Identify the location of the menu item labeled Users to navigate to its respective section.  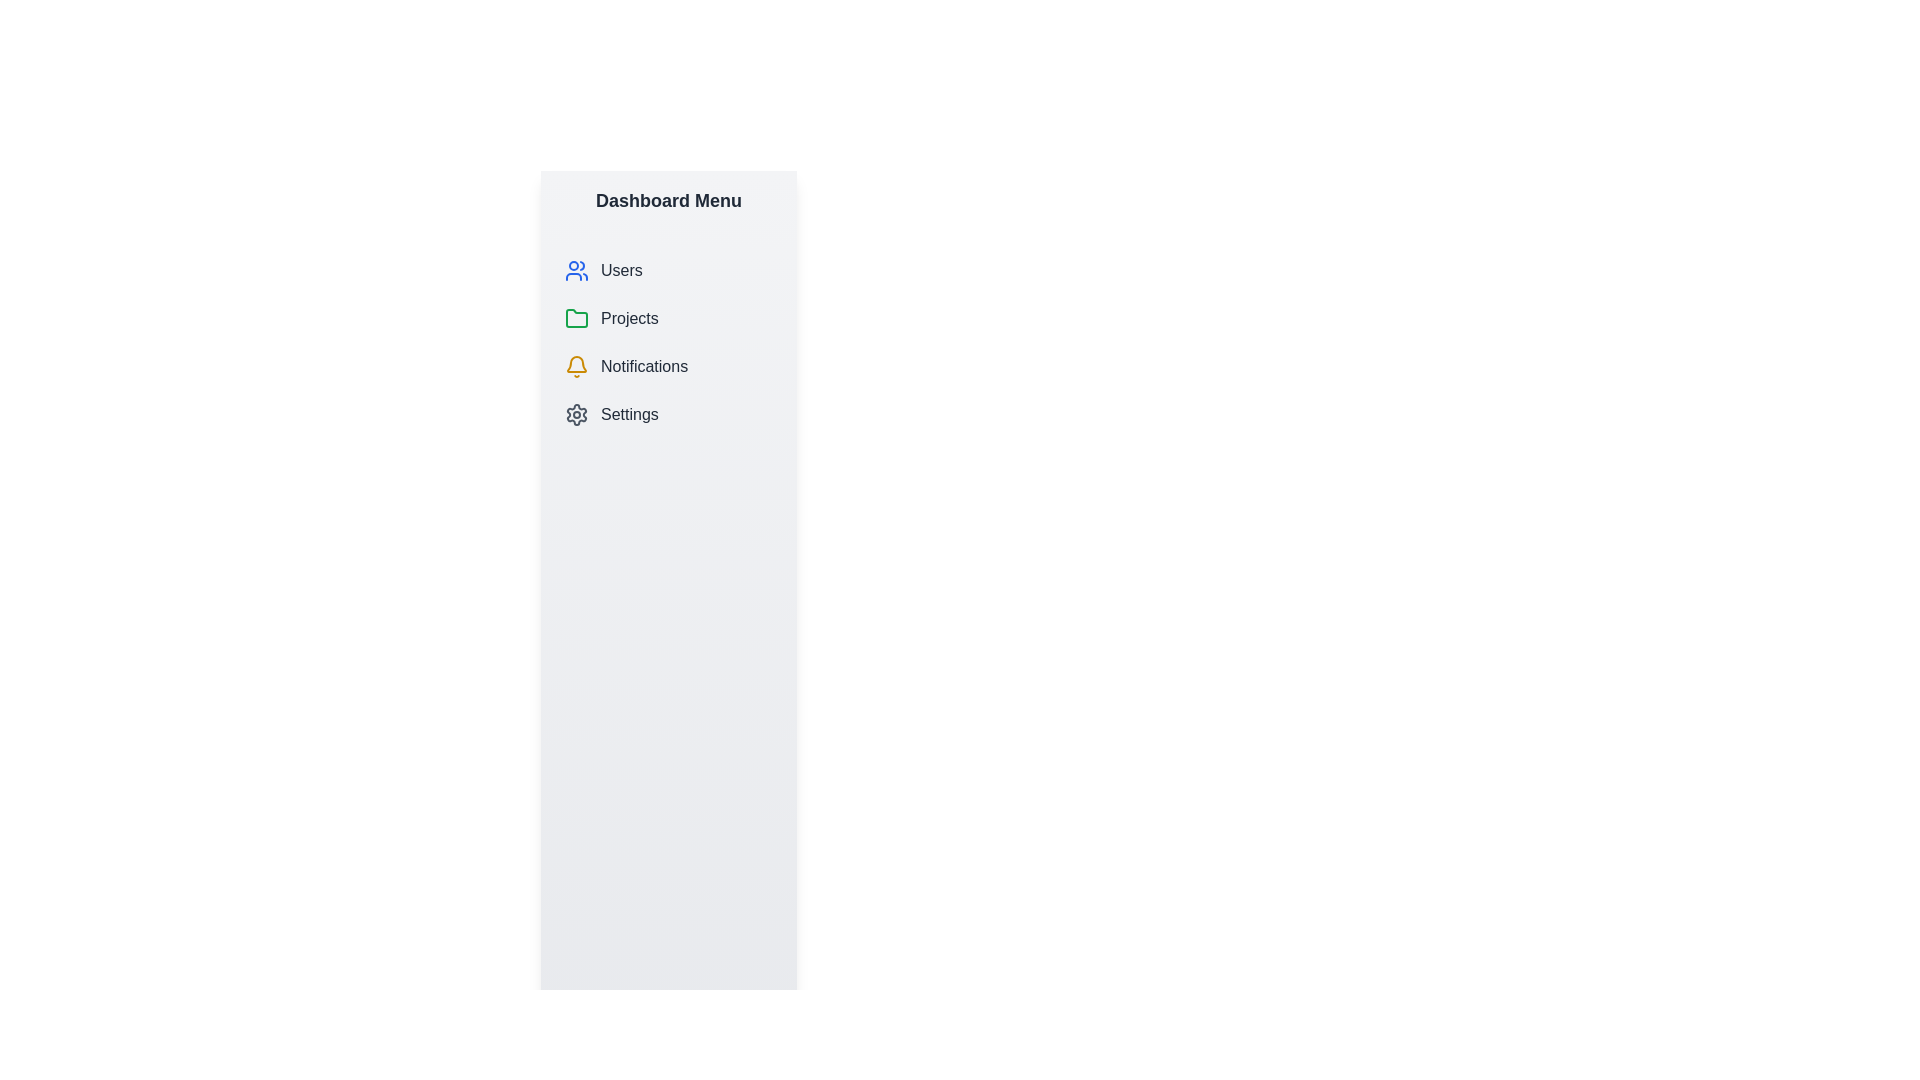
(668, 270).